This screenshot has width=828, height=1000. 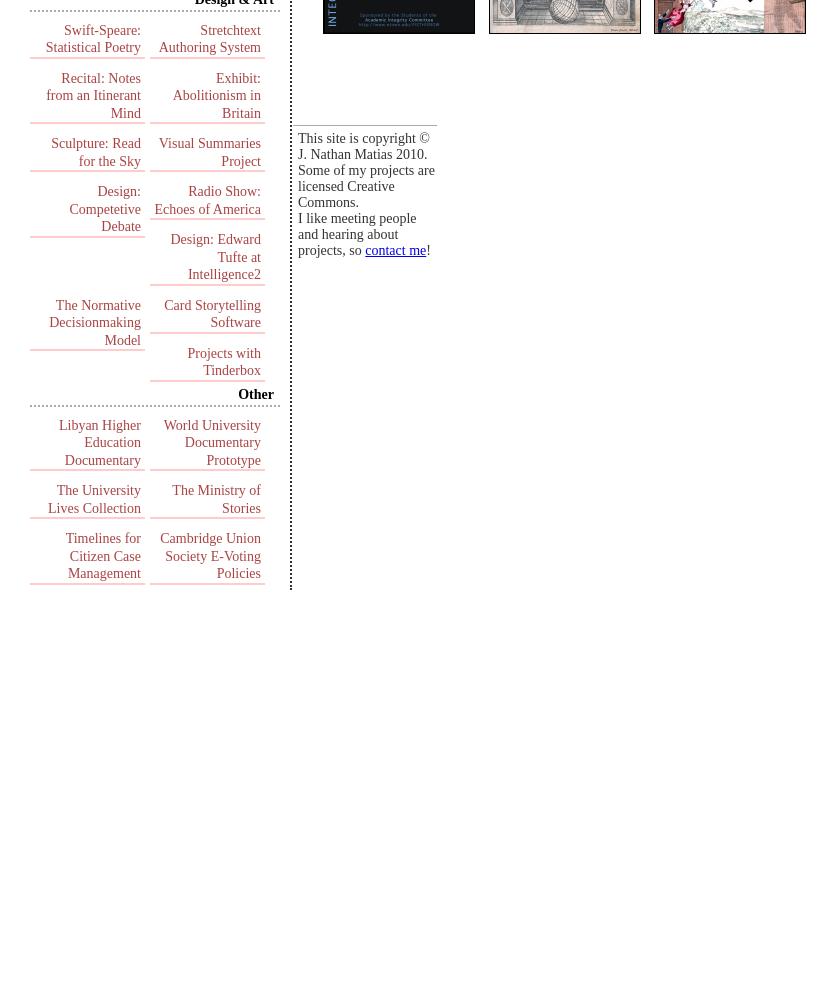 What do you see at coordinates (94, 498) in the screenshot?
I see `'The University Lives Collection'` at bounding box center [94, 498].